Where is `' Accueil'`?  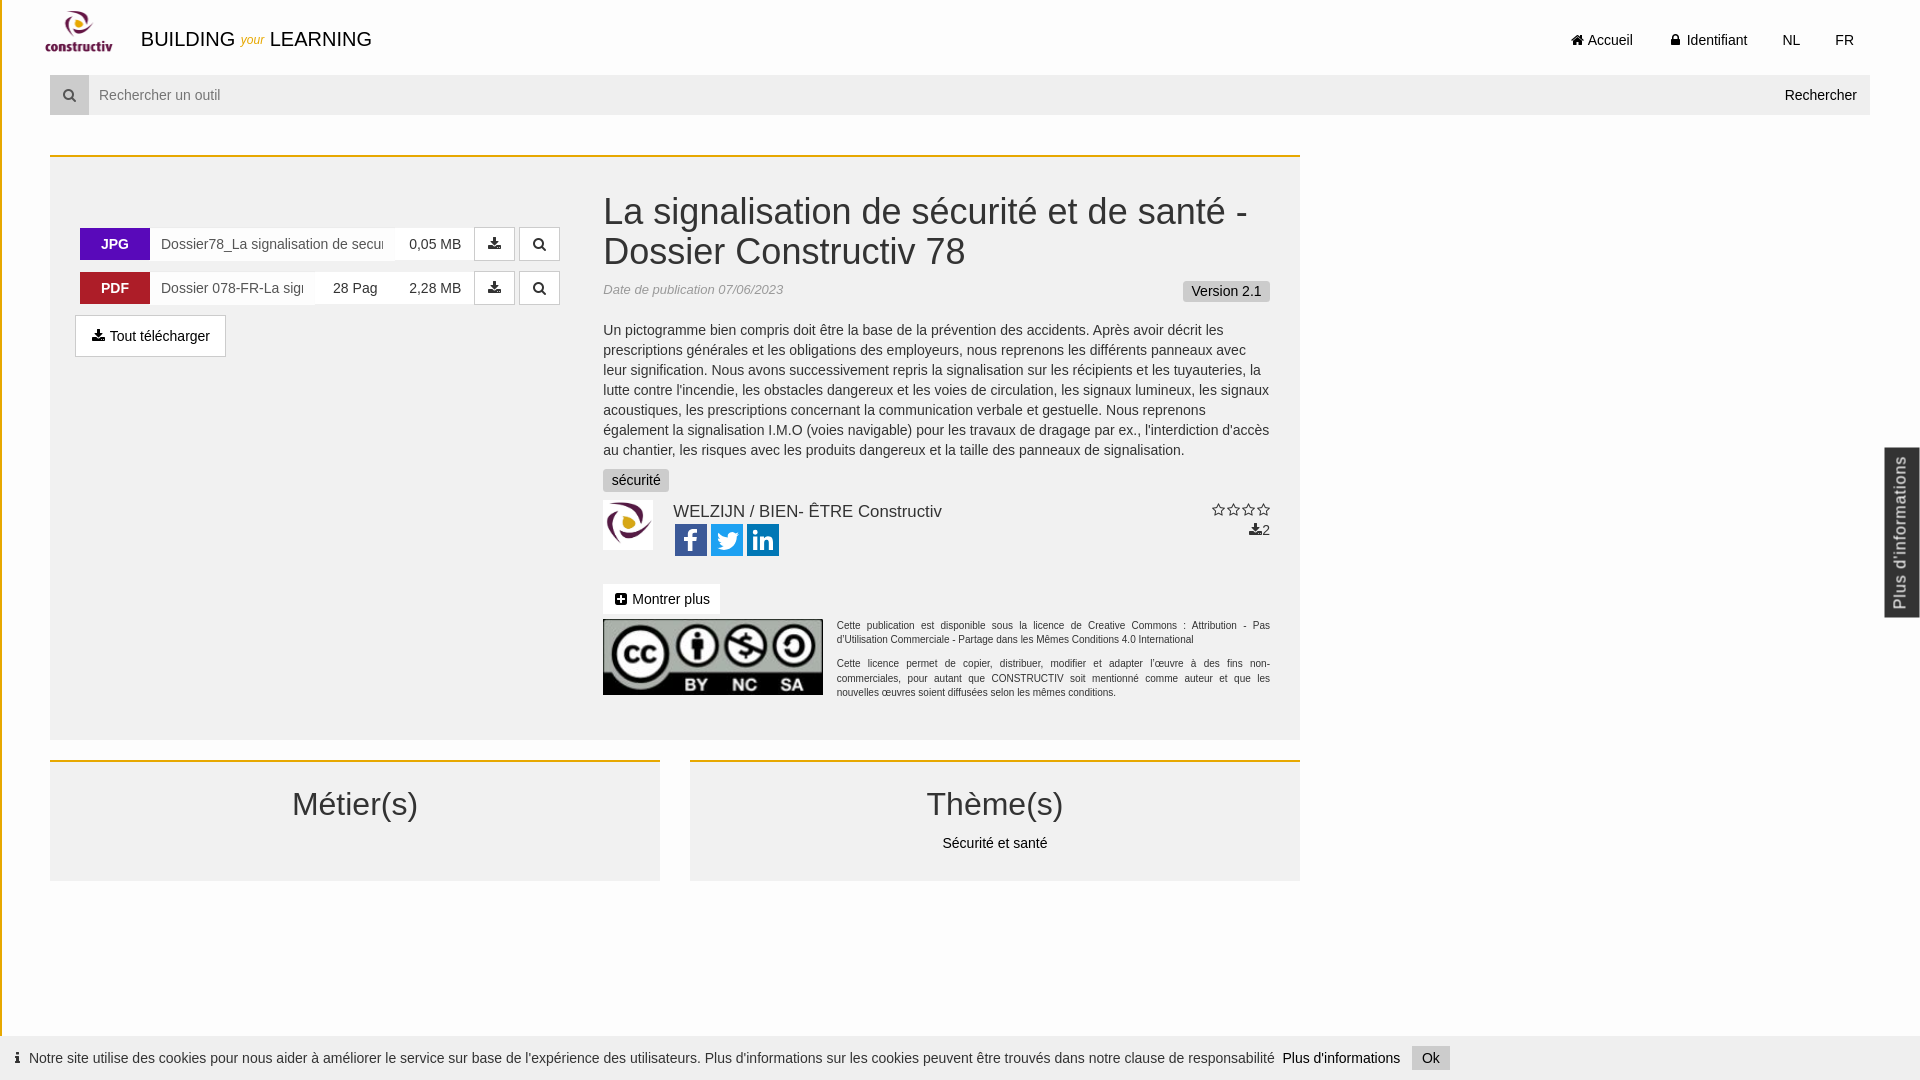 ' Accueil' is located at coordinates (1554, 39).